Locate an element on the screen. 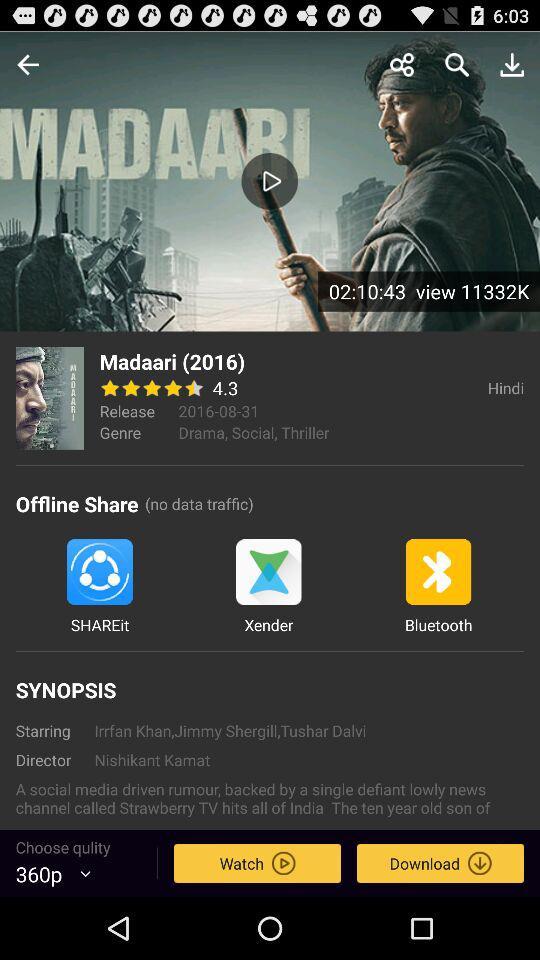 The image size is (540, 960). the play icon is located at coordinates (269, 194).